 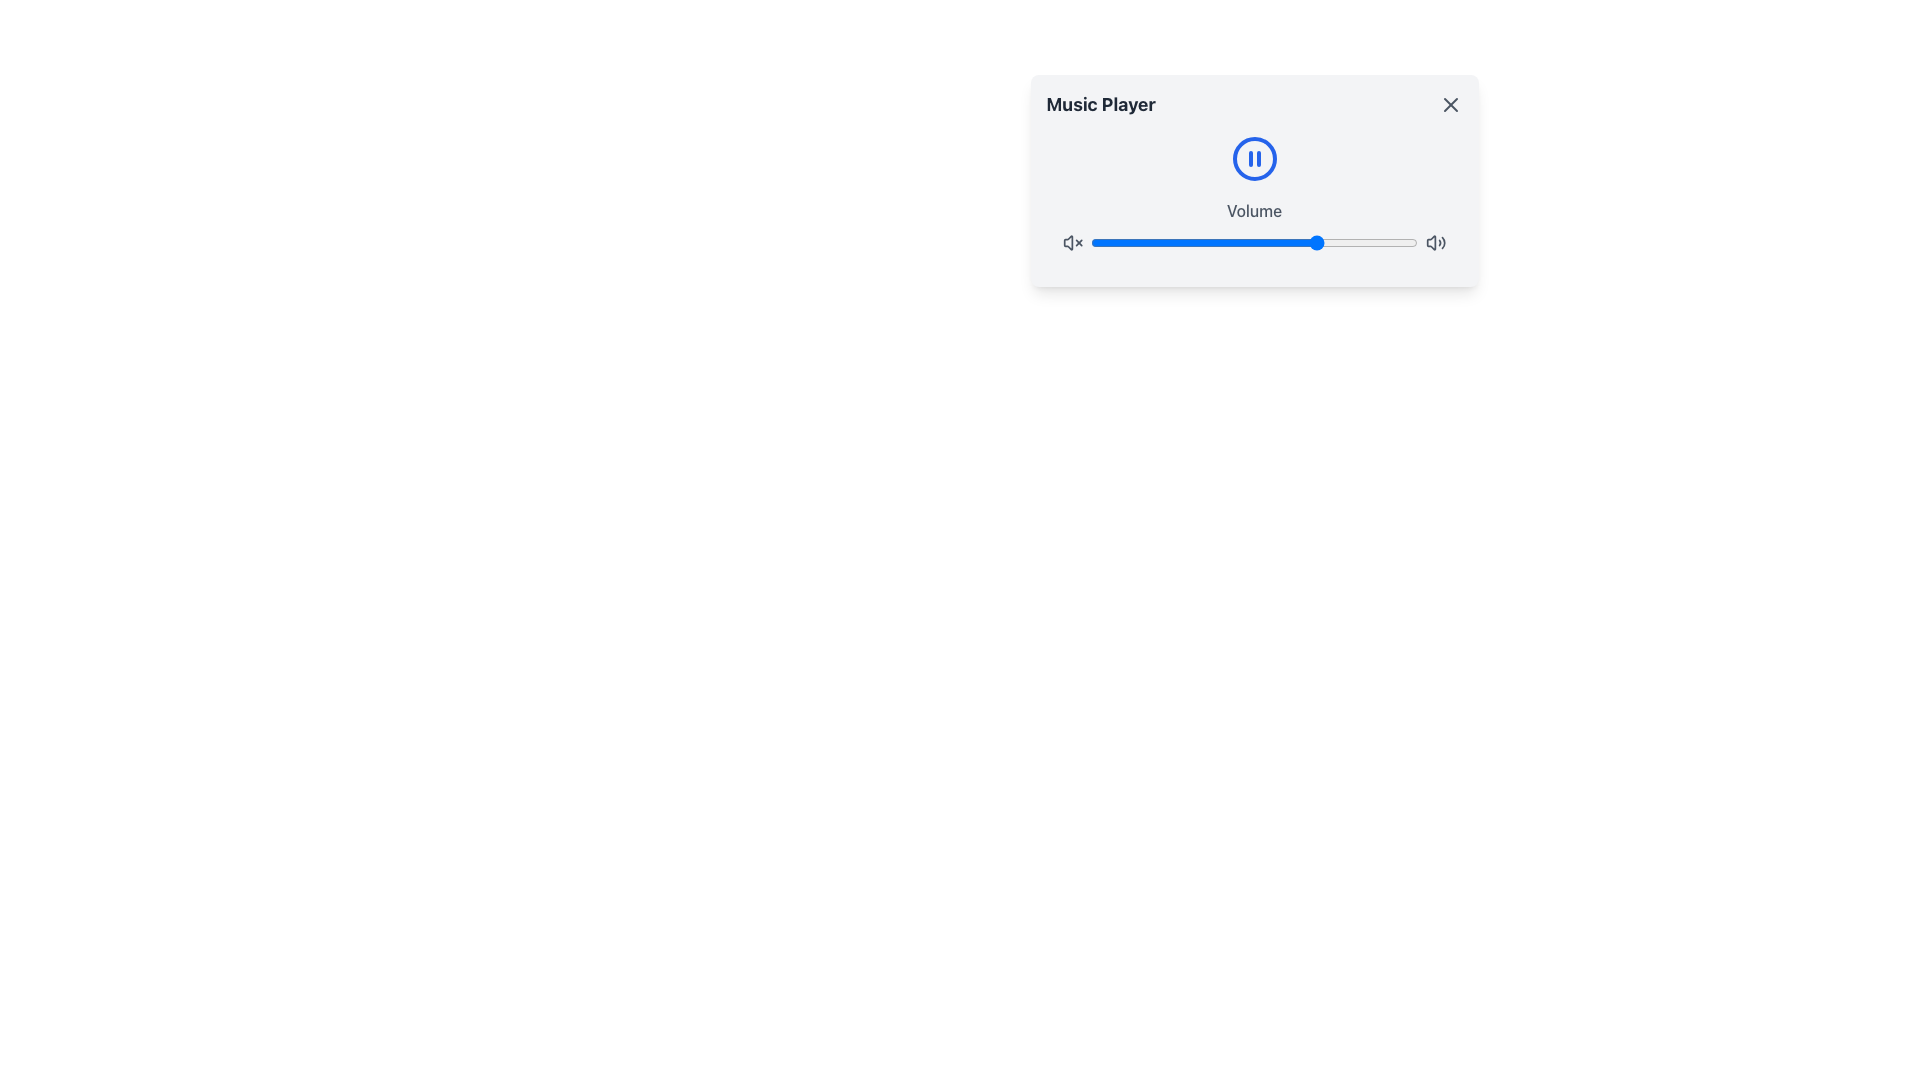 I want to click on the volume slider, so click(x=1093, y=242).